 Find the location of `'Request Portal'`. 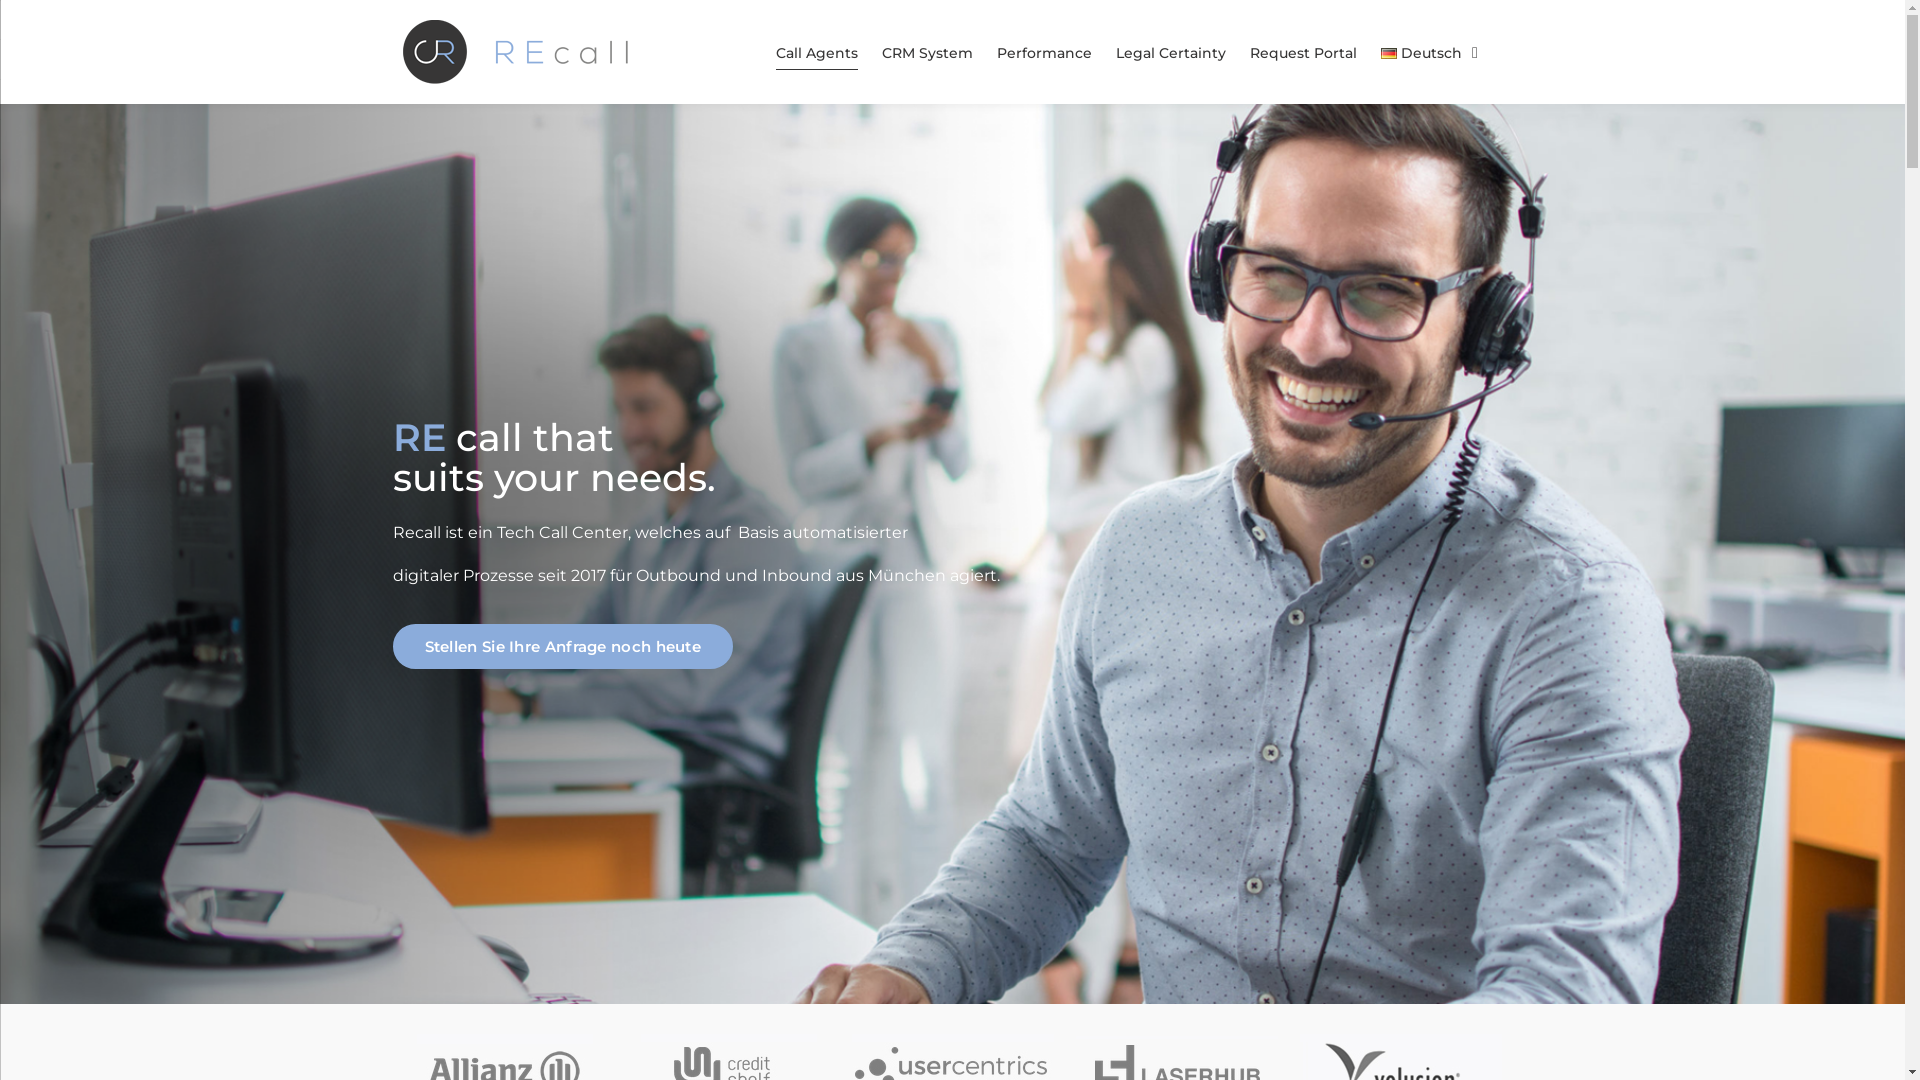

'Request Portal' is located at coordinates (1303, 52).